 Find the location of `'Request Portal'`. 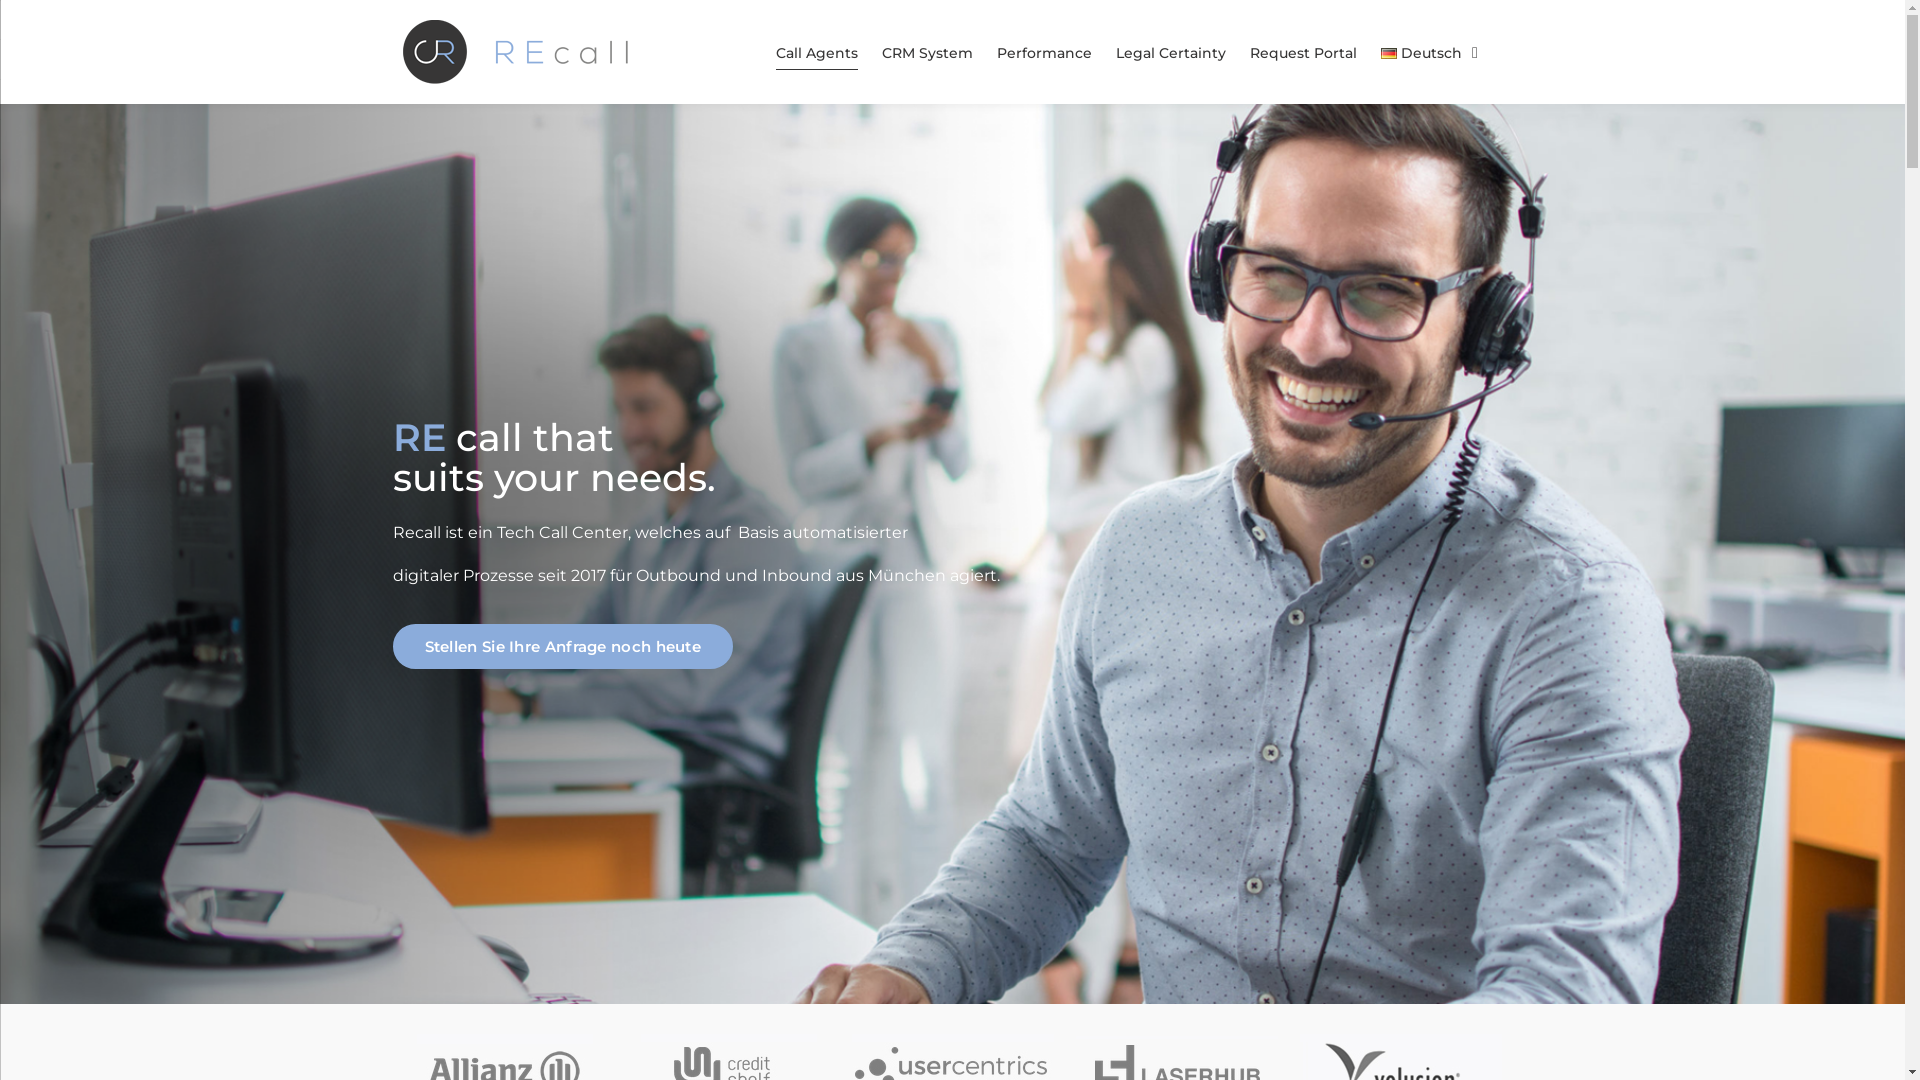

'Request Portal' is located at coordinates (1303, 52).